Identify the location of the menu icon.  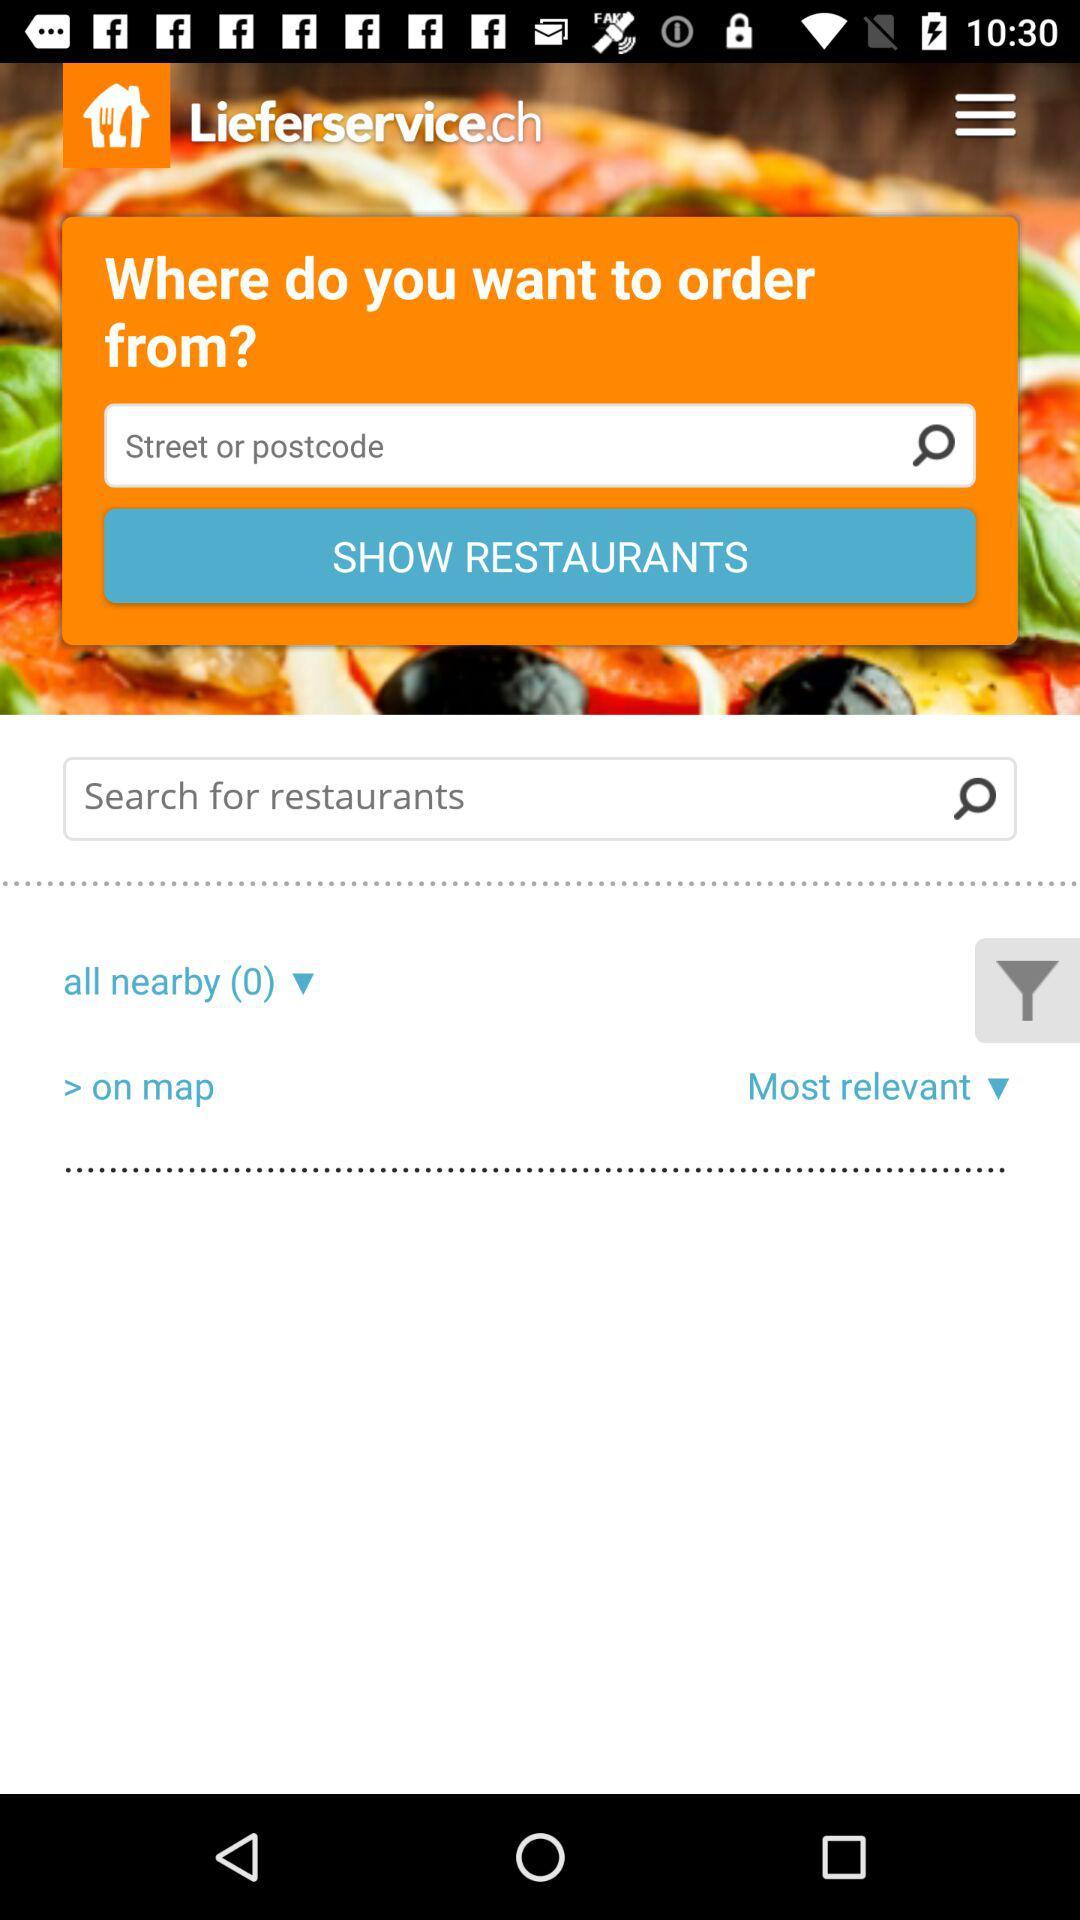
(984, 114).